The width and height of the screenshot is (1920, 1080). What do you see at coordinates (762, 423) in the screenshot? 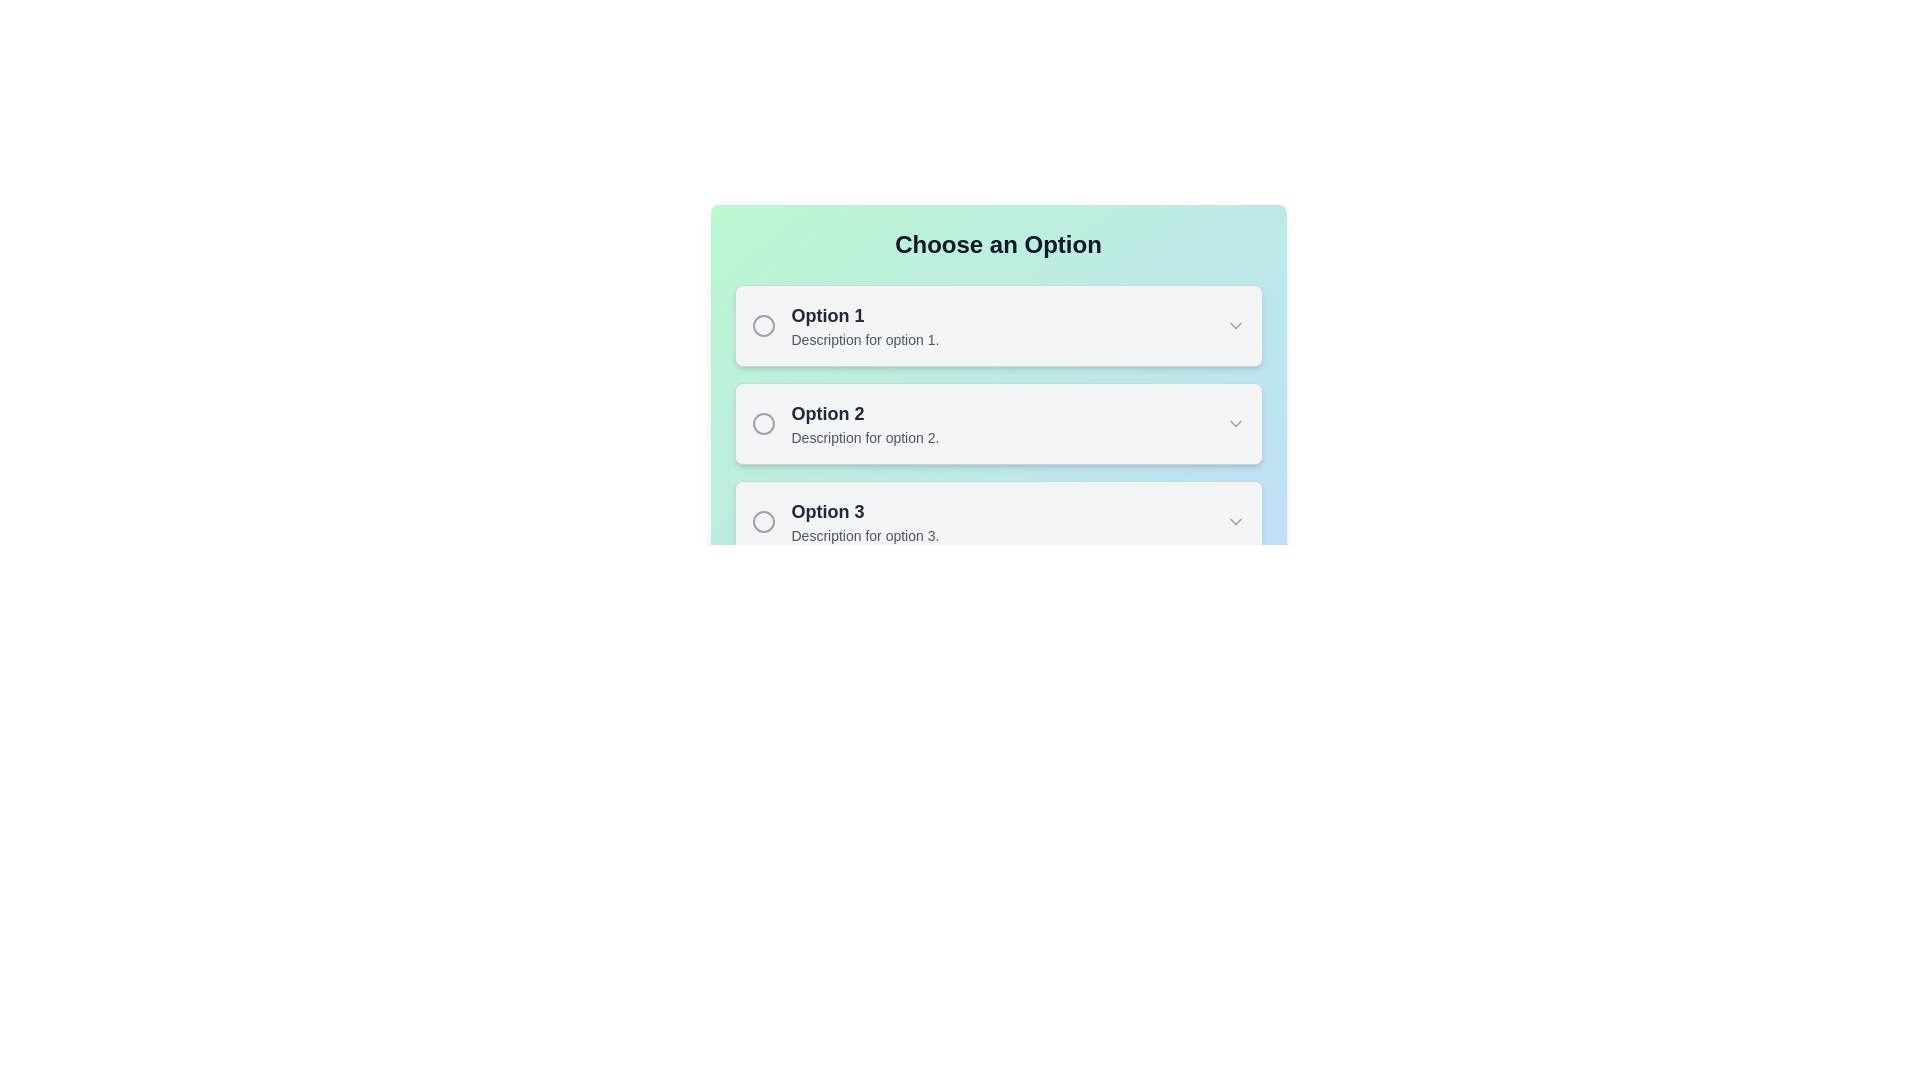
I see `the circular radio button icon located to the left of the text labeled 'Option 2'` at bounding box center [762, 423].